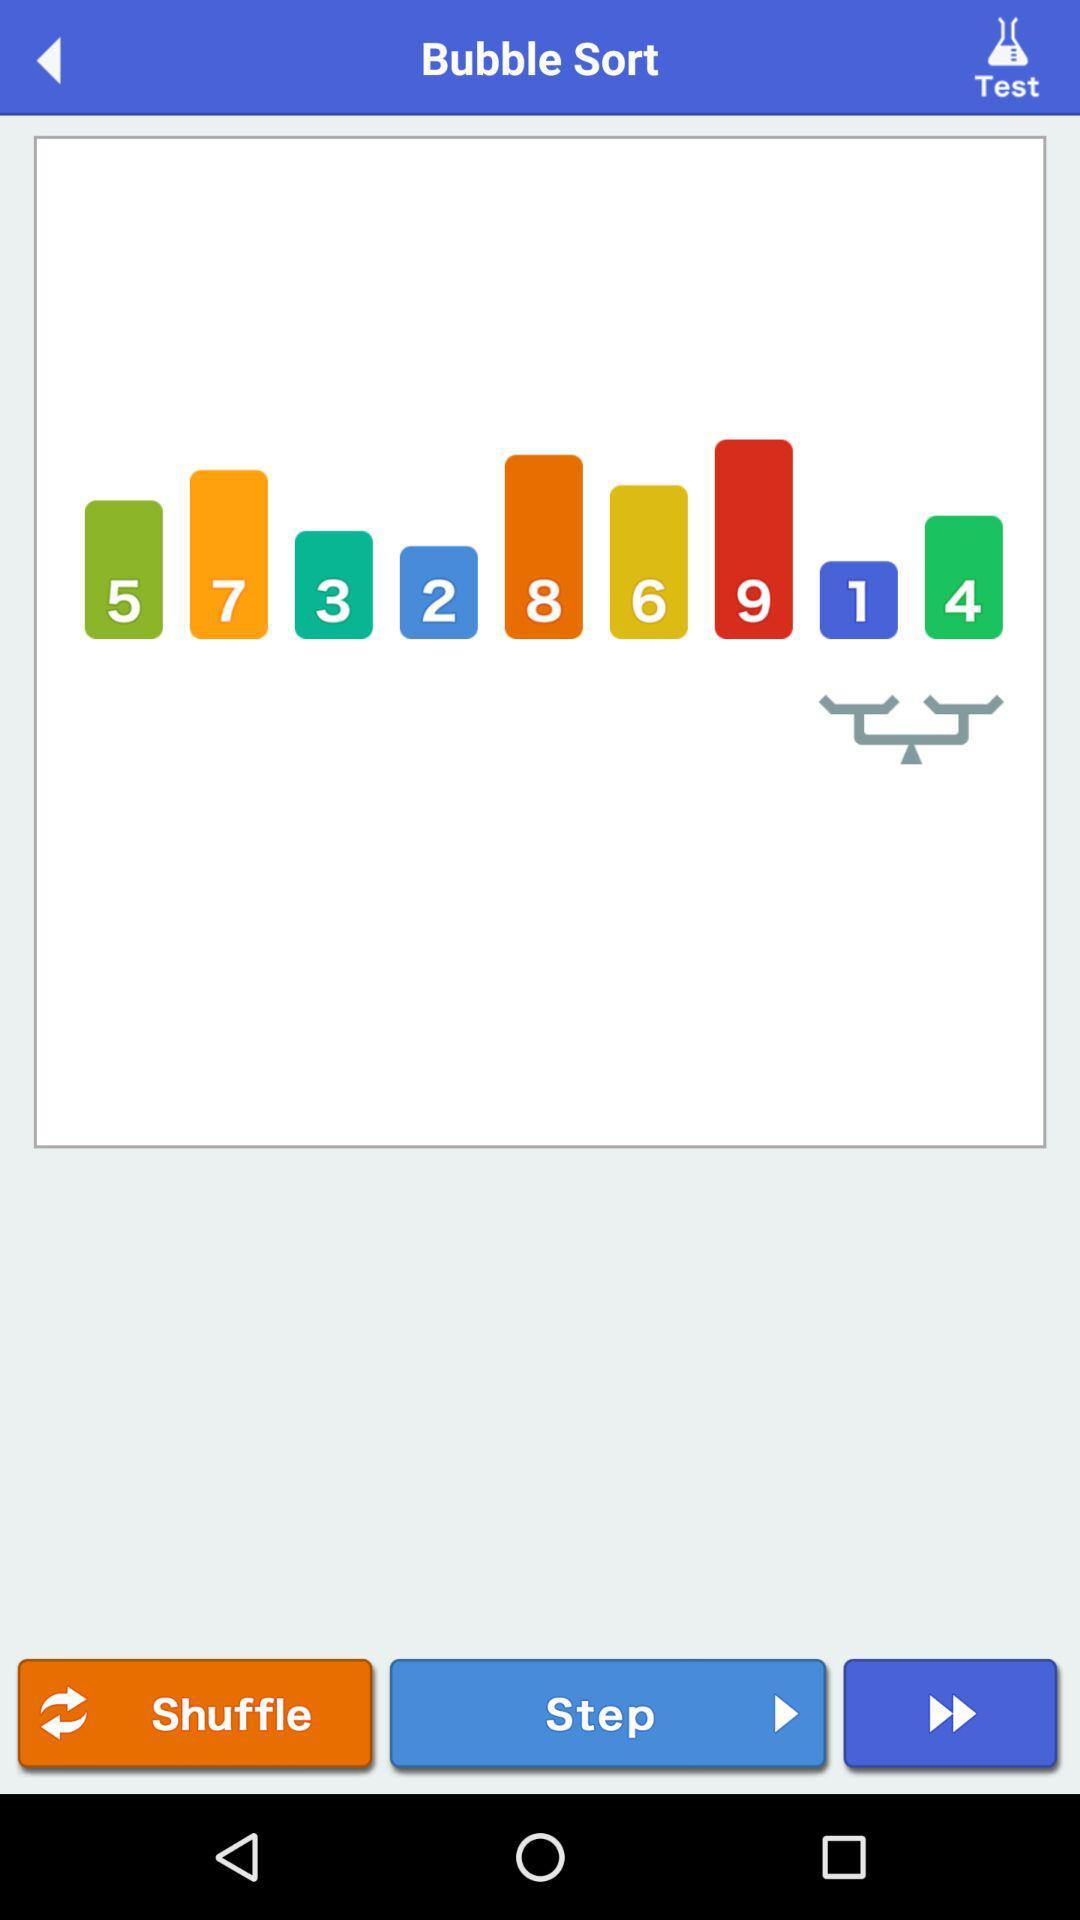 The width and height of the screenshot is (1080, 1920). What do you see at coordinates (197, 1716) in the screenshot?
I see `shuffle` at bounding box center [197, 1716].